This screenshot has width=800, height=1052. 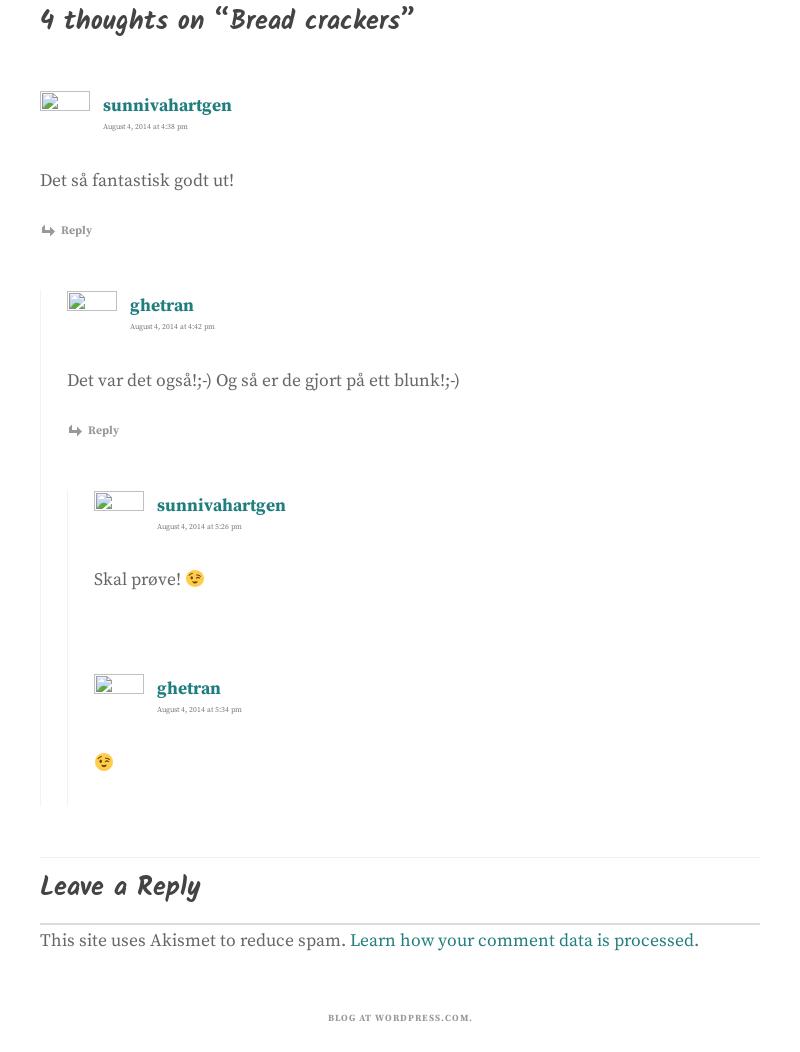 I want to click on 'Det så fantastisk godt ut!', so click(x=136, y=179).